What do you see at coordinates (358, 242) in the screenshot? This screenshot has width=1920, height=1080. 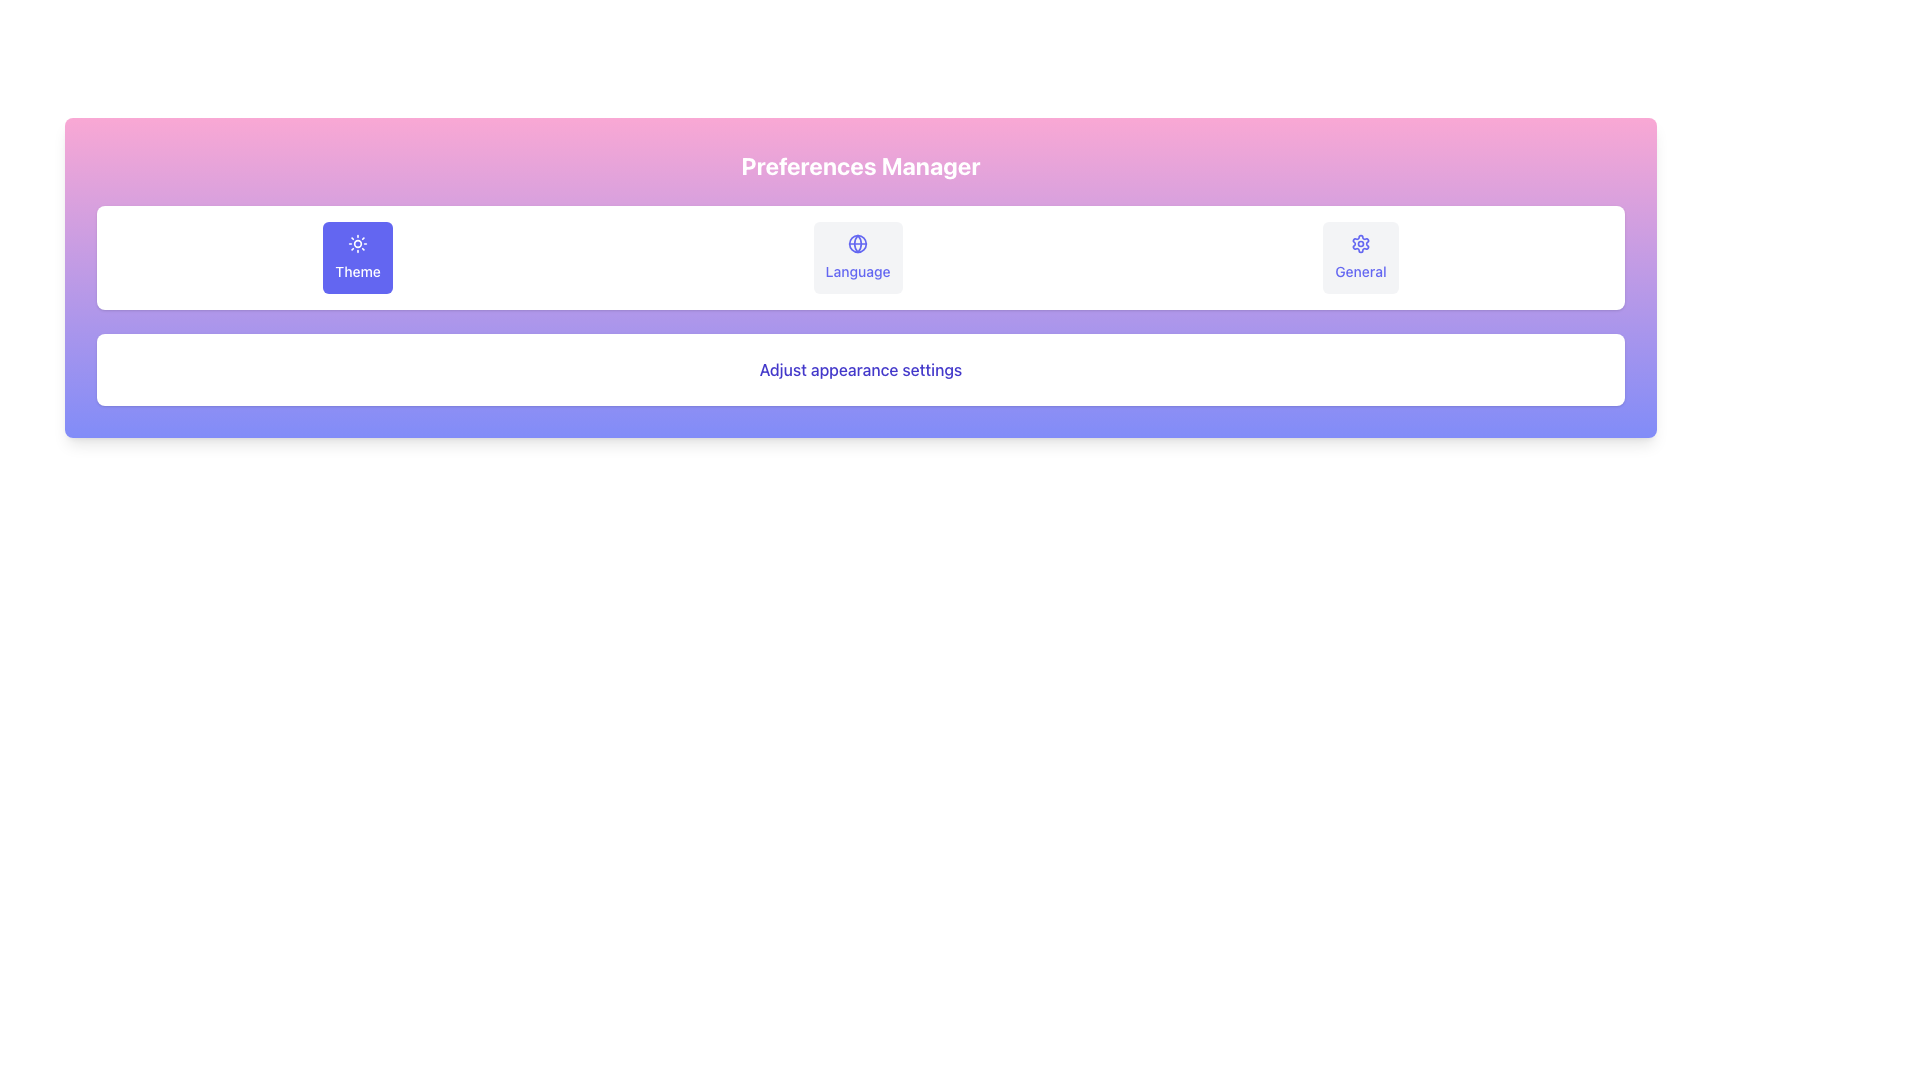 I see `the theme-related SVG Icon located inside the 'Theme' button, which is the leftmost button in a row of buttons at the top section of the interface` at bounding box center [358, 242].